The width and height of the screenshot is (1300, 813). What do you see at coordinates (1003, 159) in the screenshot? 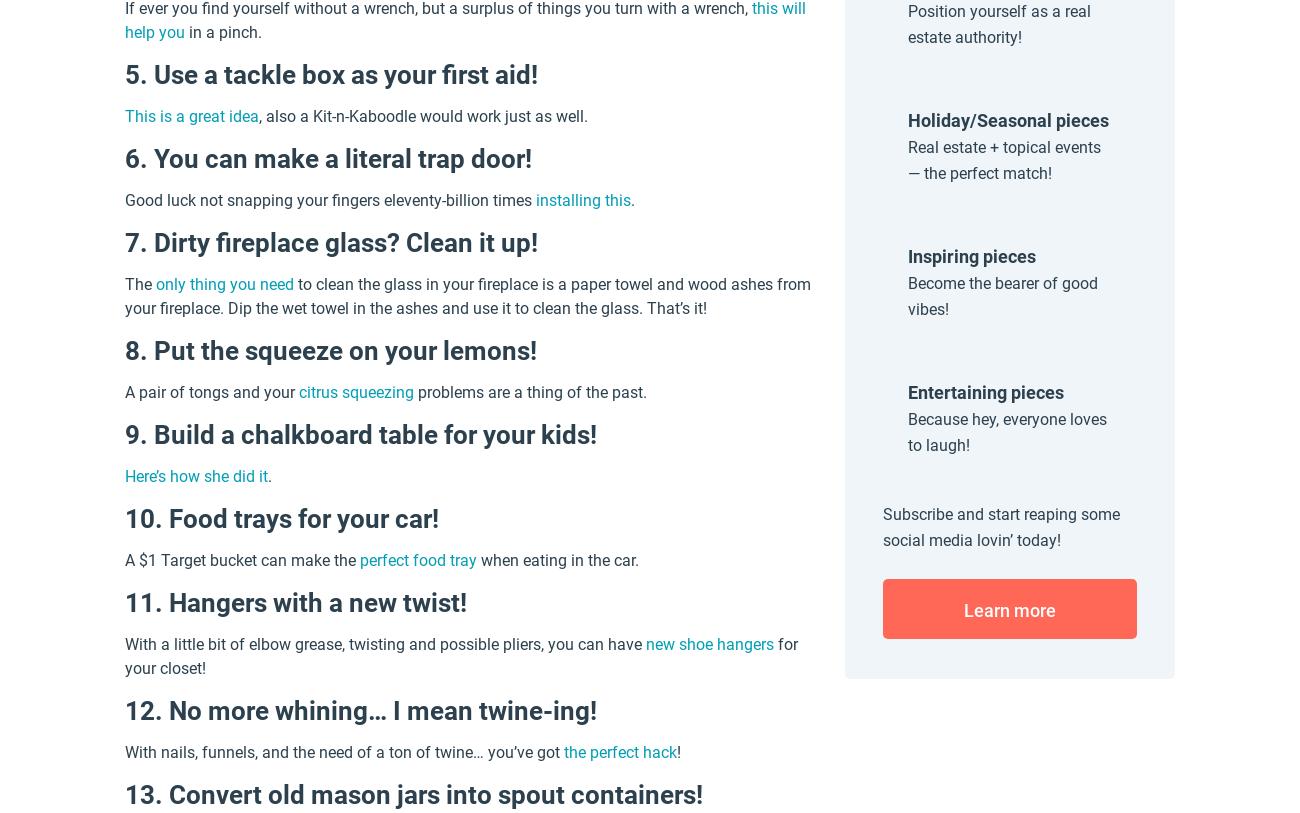
I see `'Real estate + topical events — the perfect match!'` at bounding box center [1003, 159].